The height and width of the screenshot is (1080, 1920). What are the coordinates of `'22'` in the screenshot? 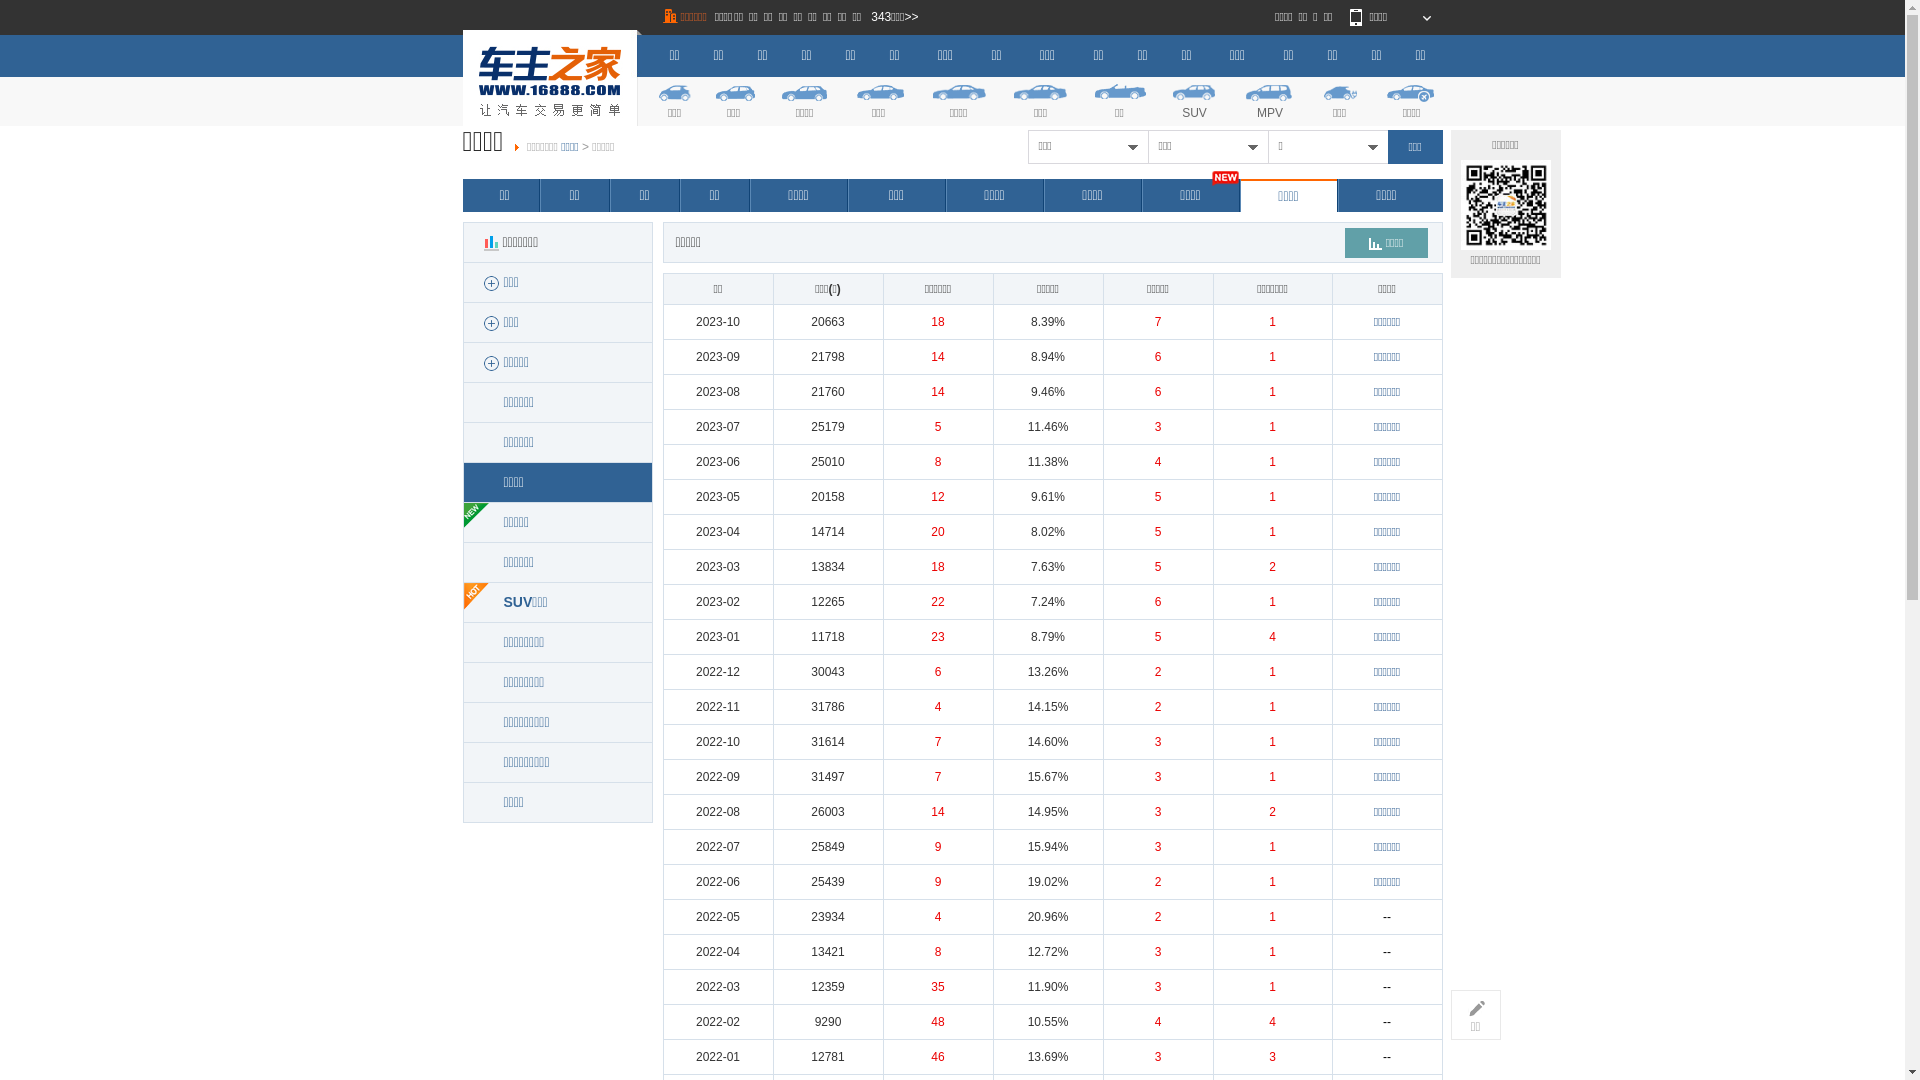 It's located at (936, 600).